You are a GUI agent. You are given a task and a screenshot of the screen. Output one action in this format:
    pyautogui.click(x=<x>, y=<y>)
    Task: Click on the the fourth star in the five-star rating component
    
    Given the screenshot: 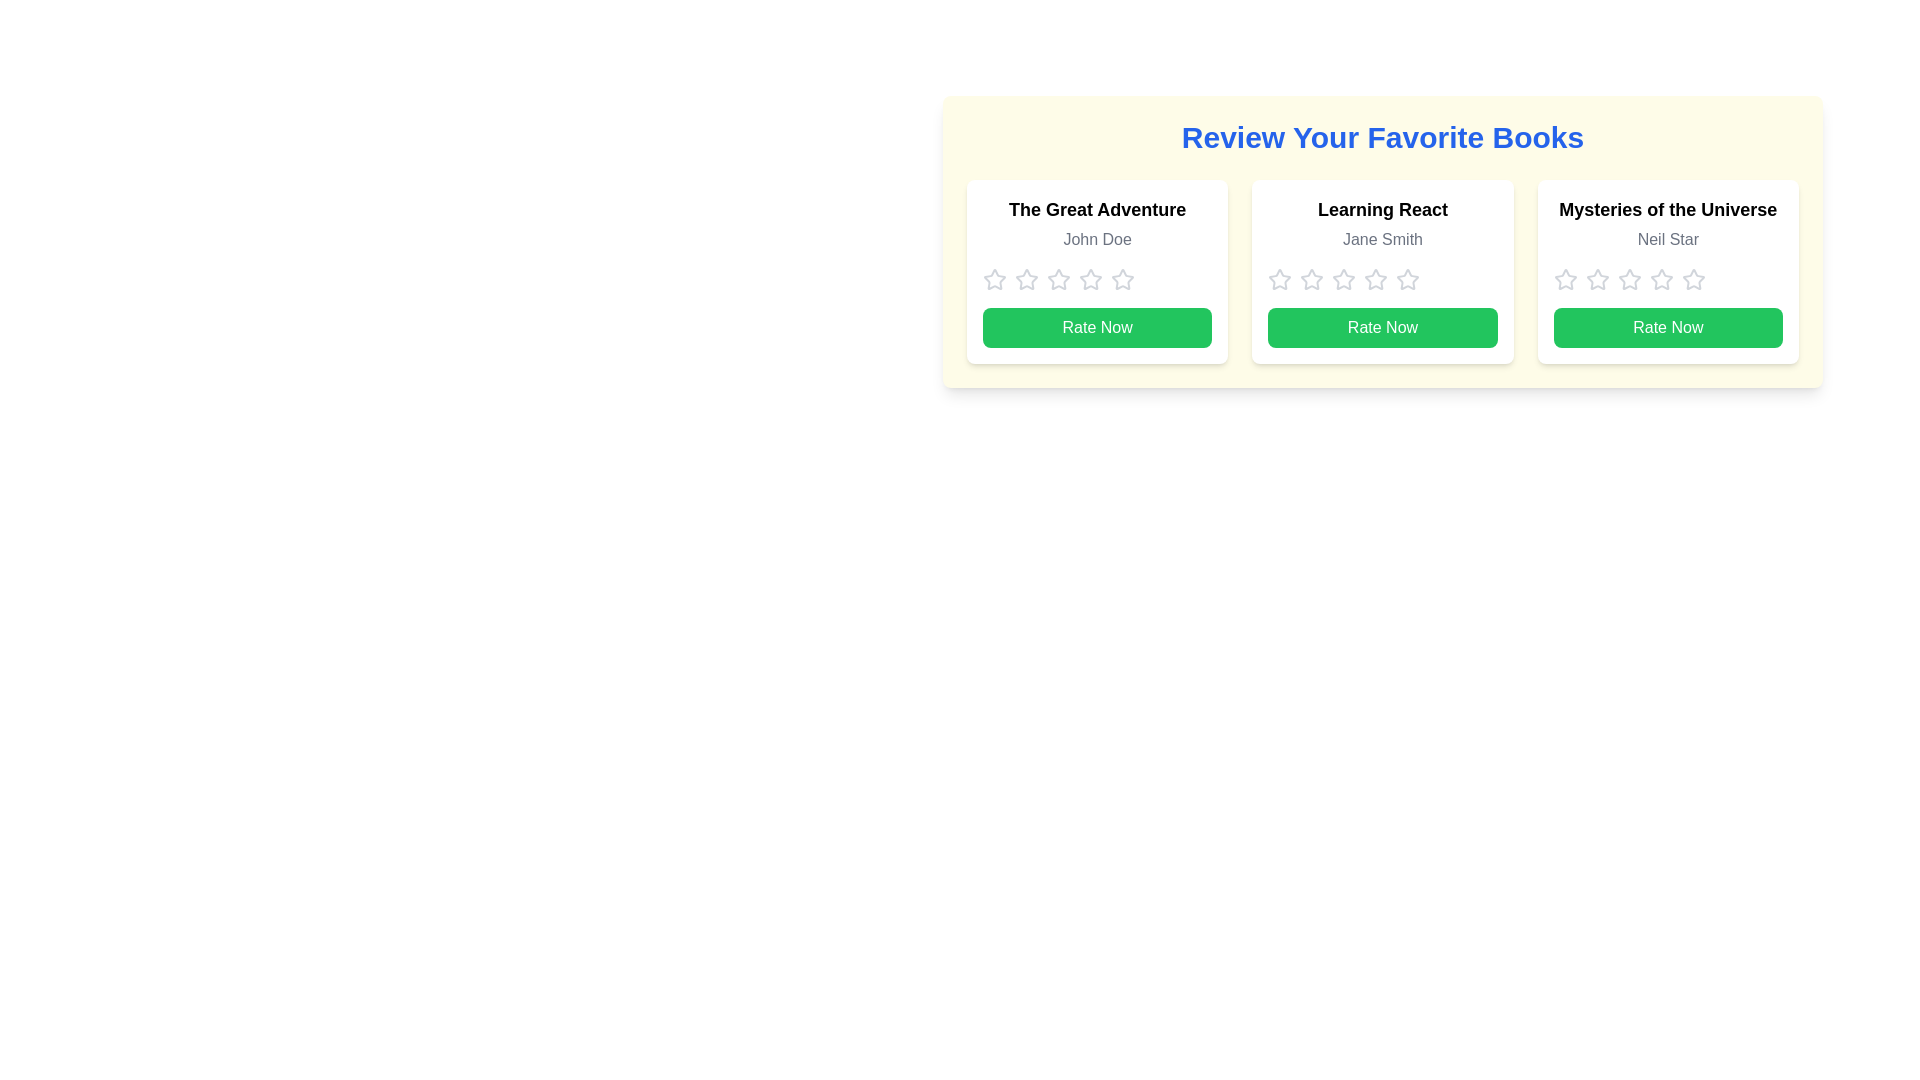 What is the action you would take?
    pyautogui.click(x=1407, y=279)
    